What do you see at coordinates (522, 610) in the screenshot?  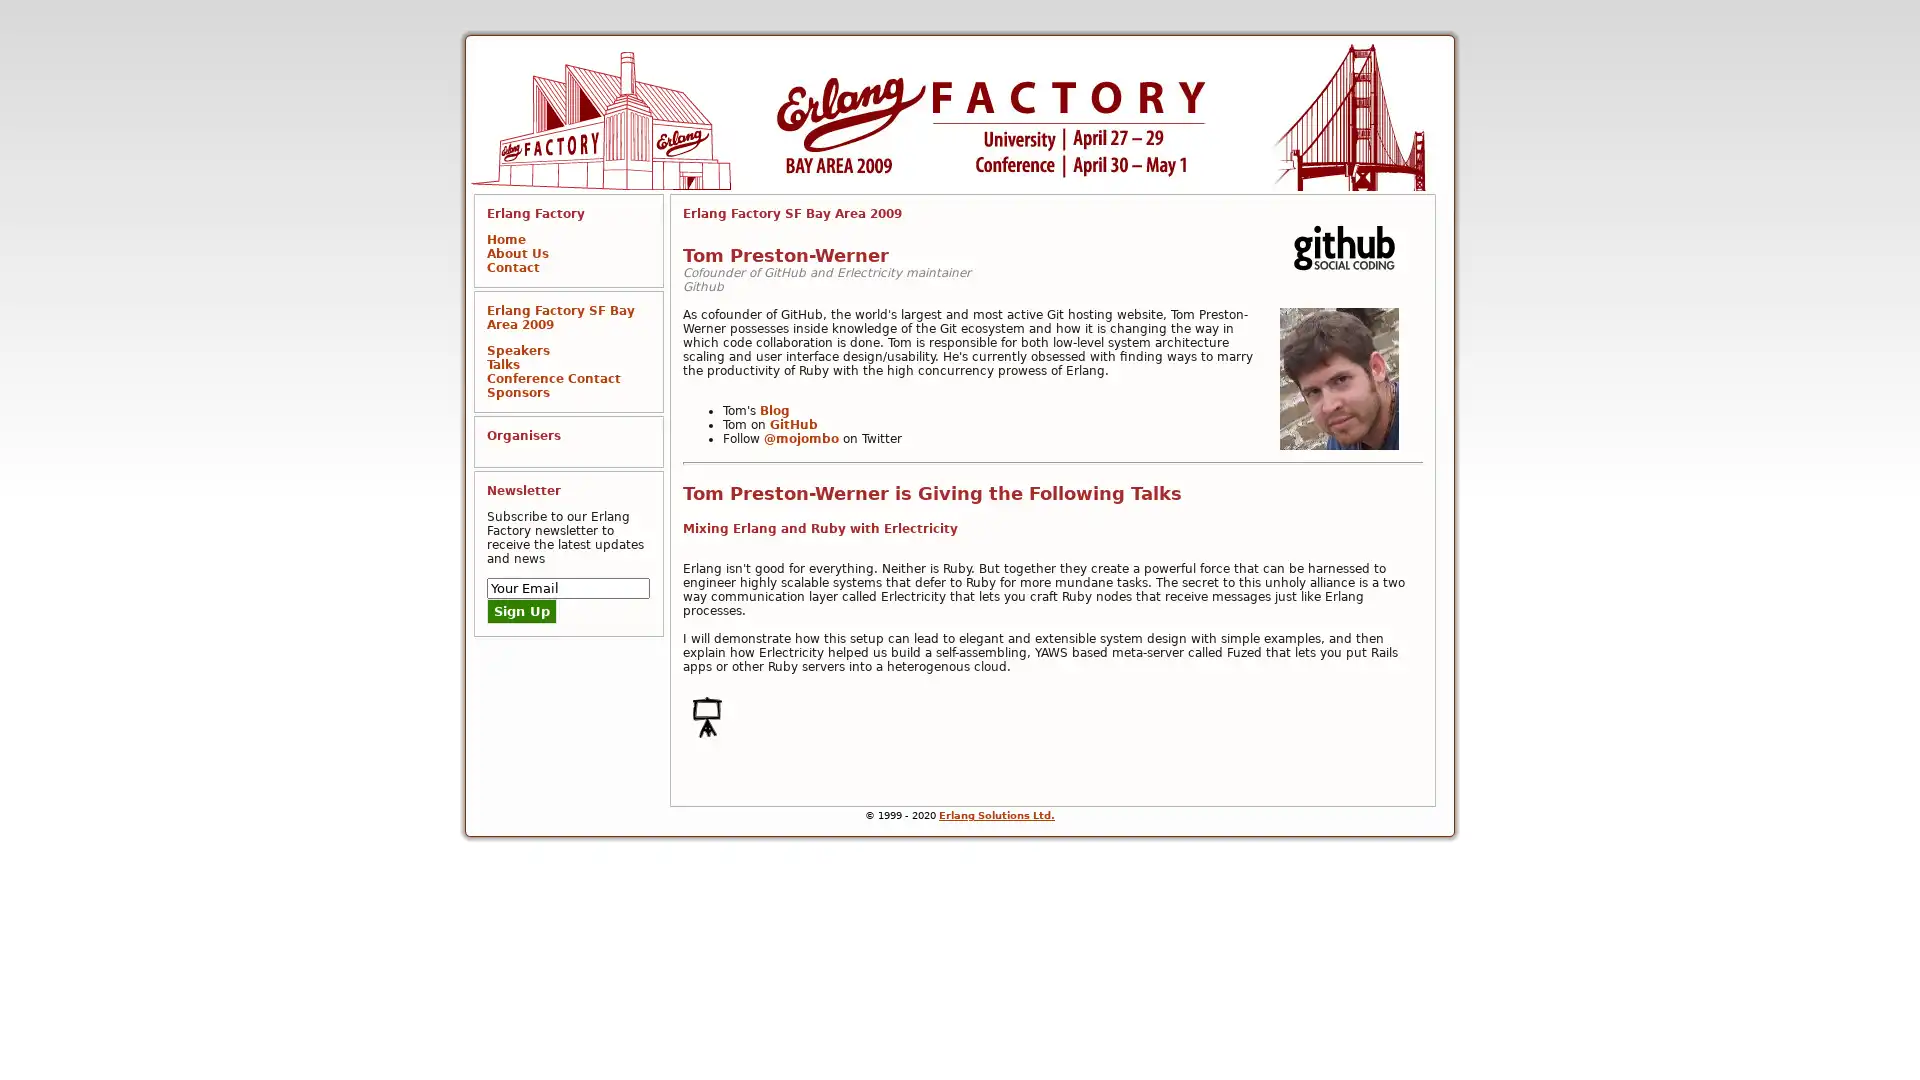 I see `Sign Up` at bounding box center [522, 610].